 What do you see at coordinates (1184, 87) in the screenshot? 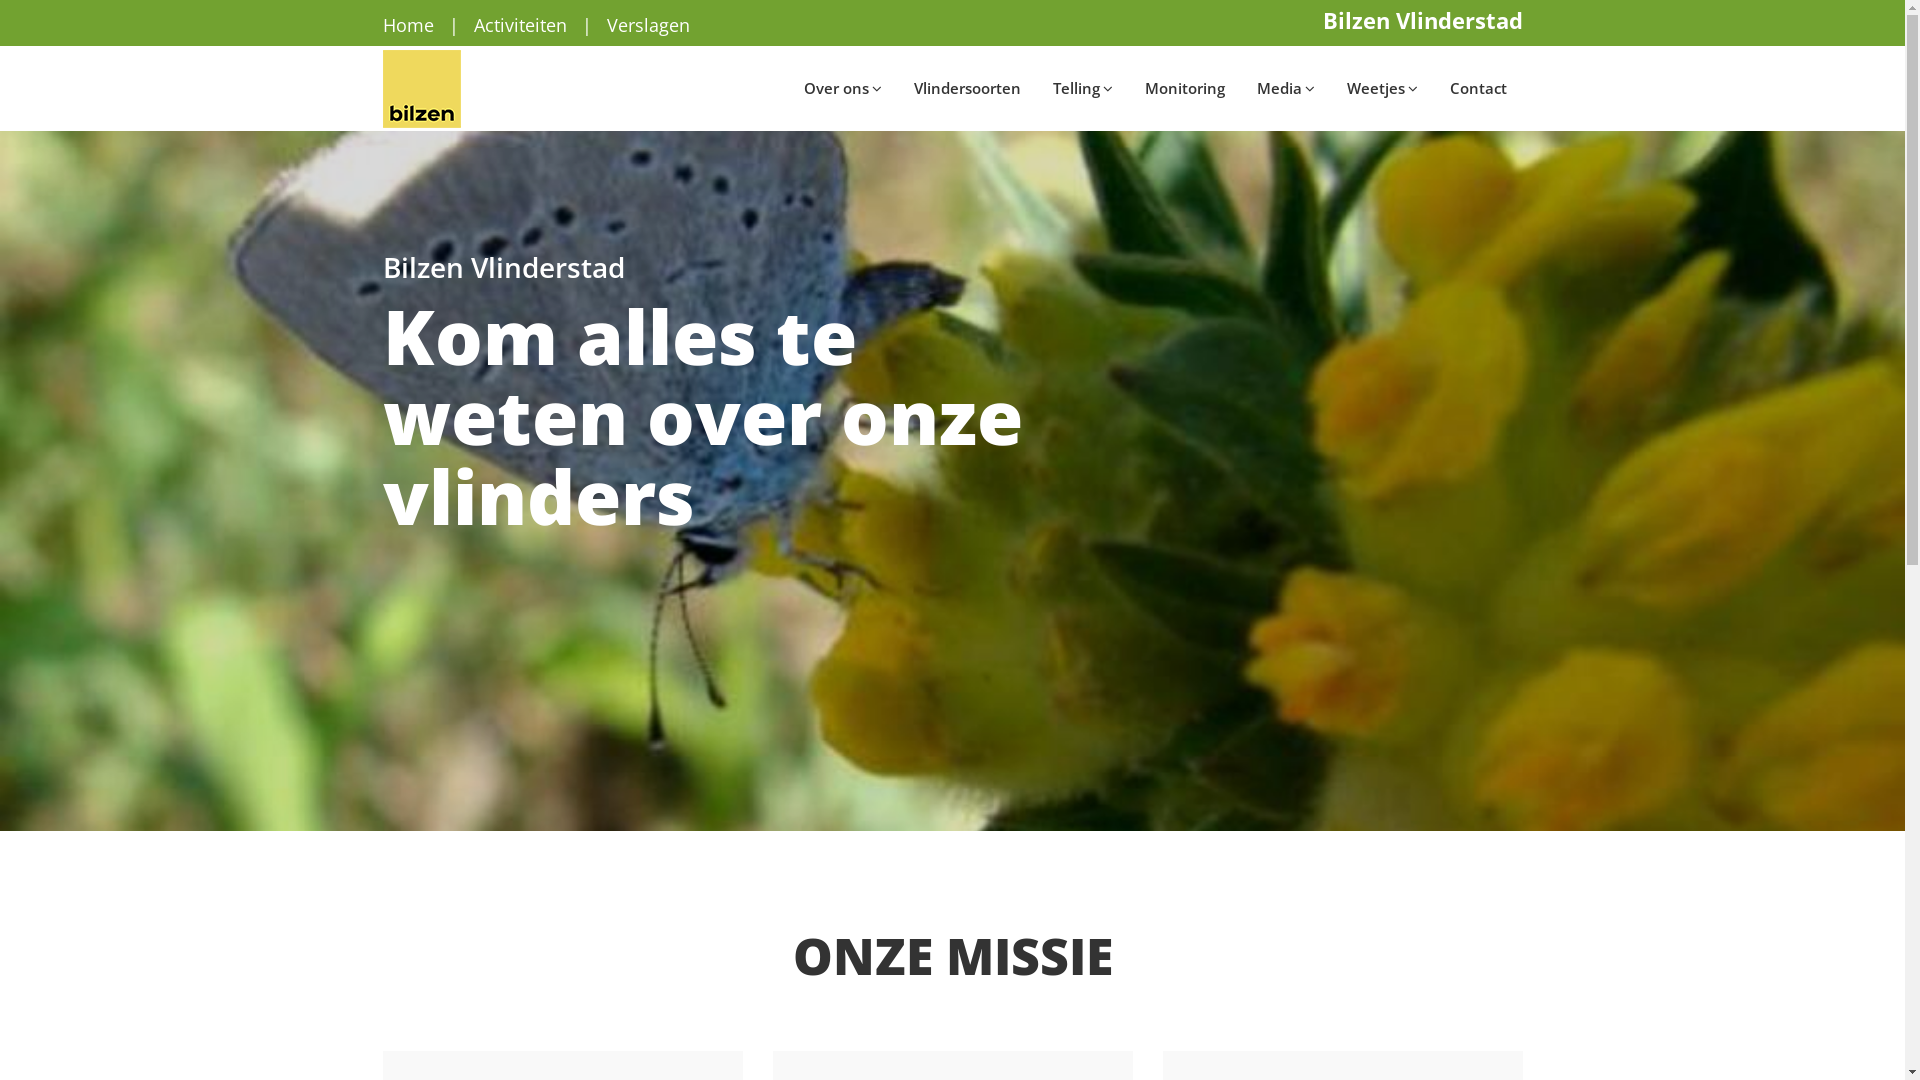
I see `'Monitoring'` at bounding box center [1184, 87].